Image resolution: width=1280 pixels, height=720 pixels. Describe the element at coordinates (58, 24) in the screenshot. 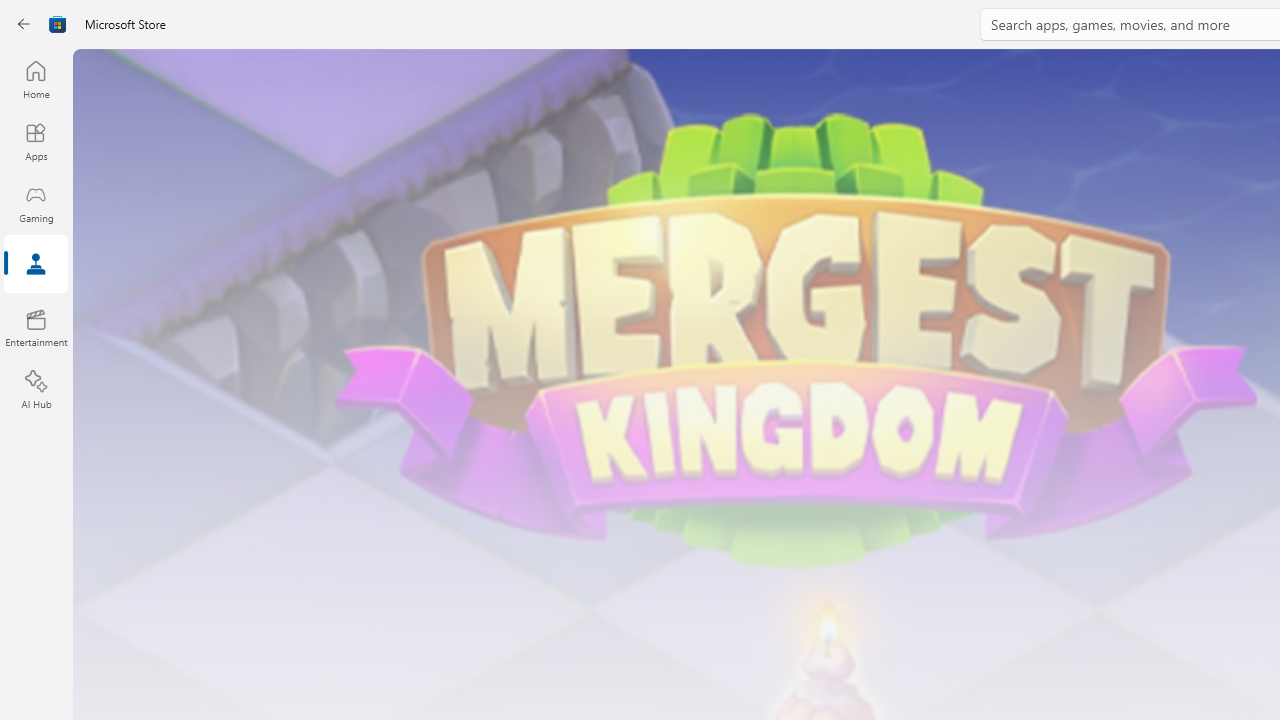

I see `'Class: Image'` at that location.